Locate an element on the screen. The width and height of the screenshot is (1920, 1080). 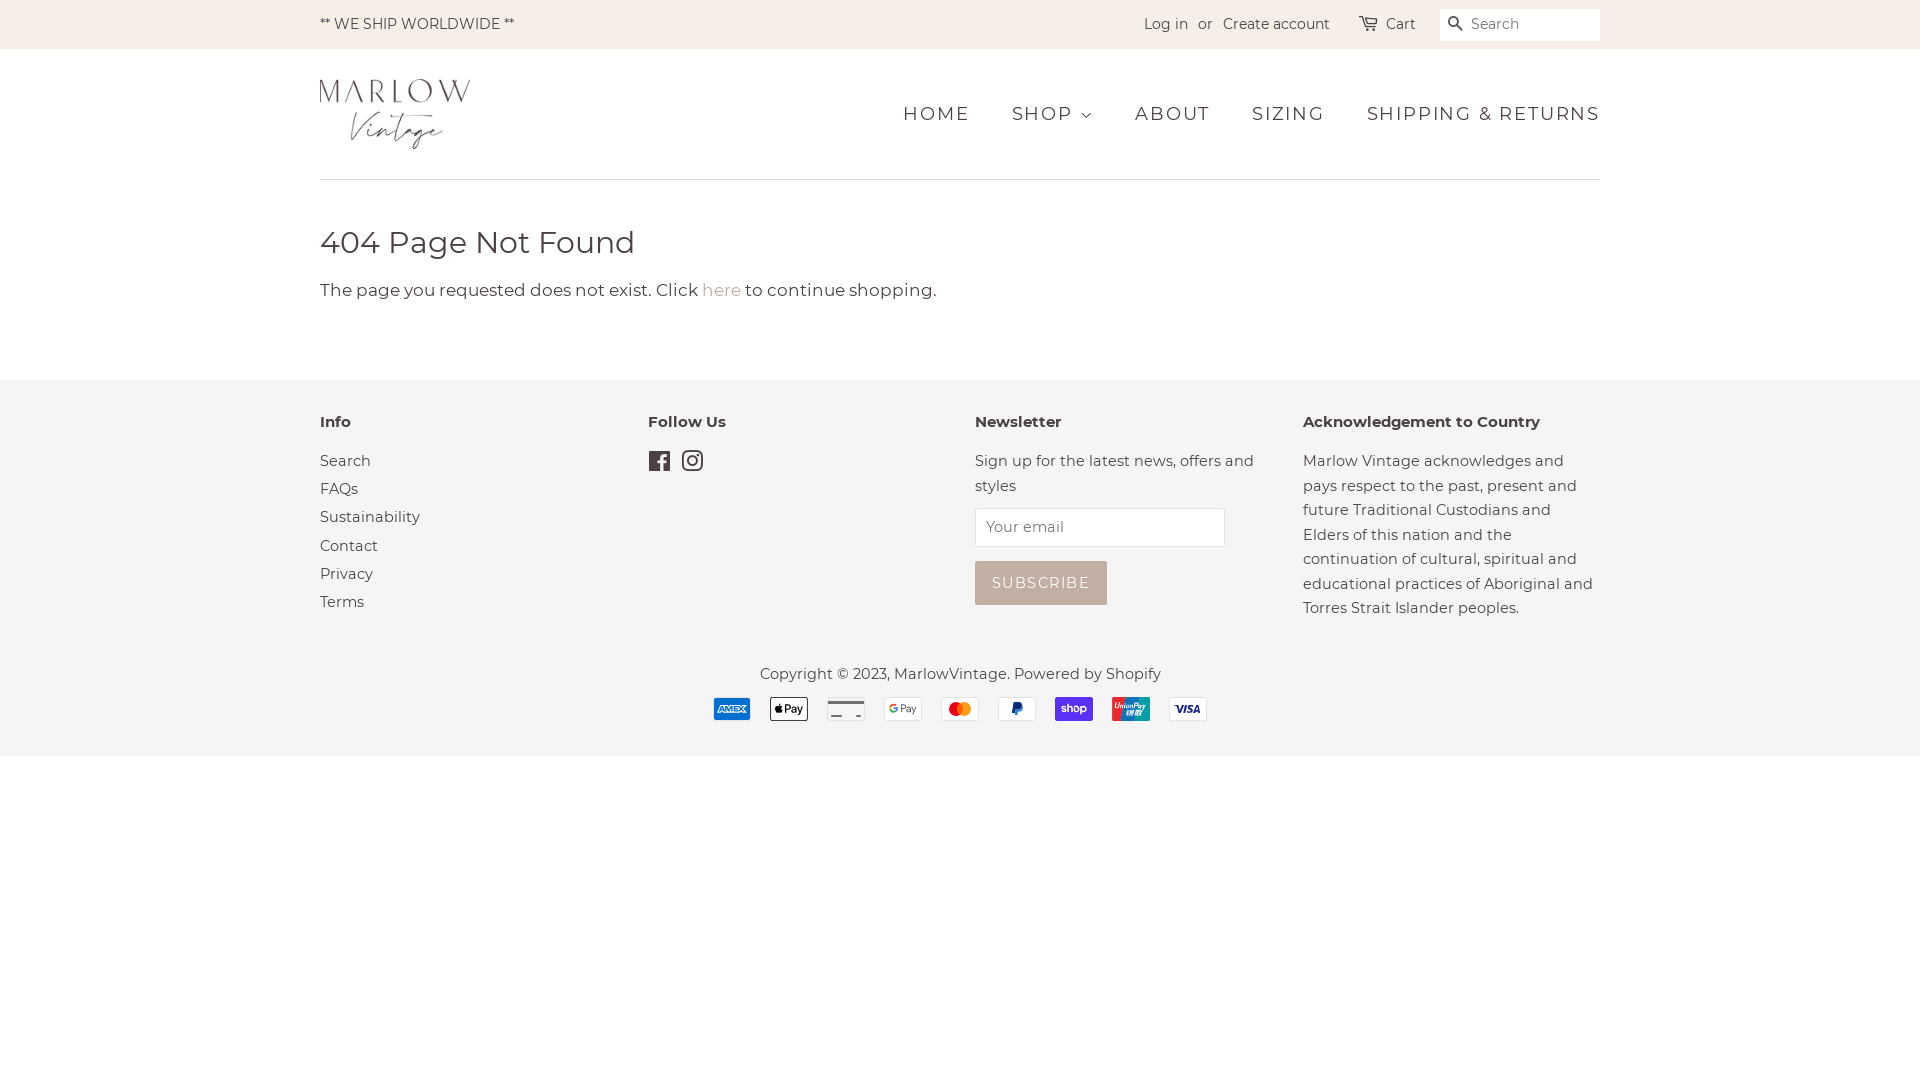
'Instagram' is located at coordinates (691, 465).